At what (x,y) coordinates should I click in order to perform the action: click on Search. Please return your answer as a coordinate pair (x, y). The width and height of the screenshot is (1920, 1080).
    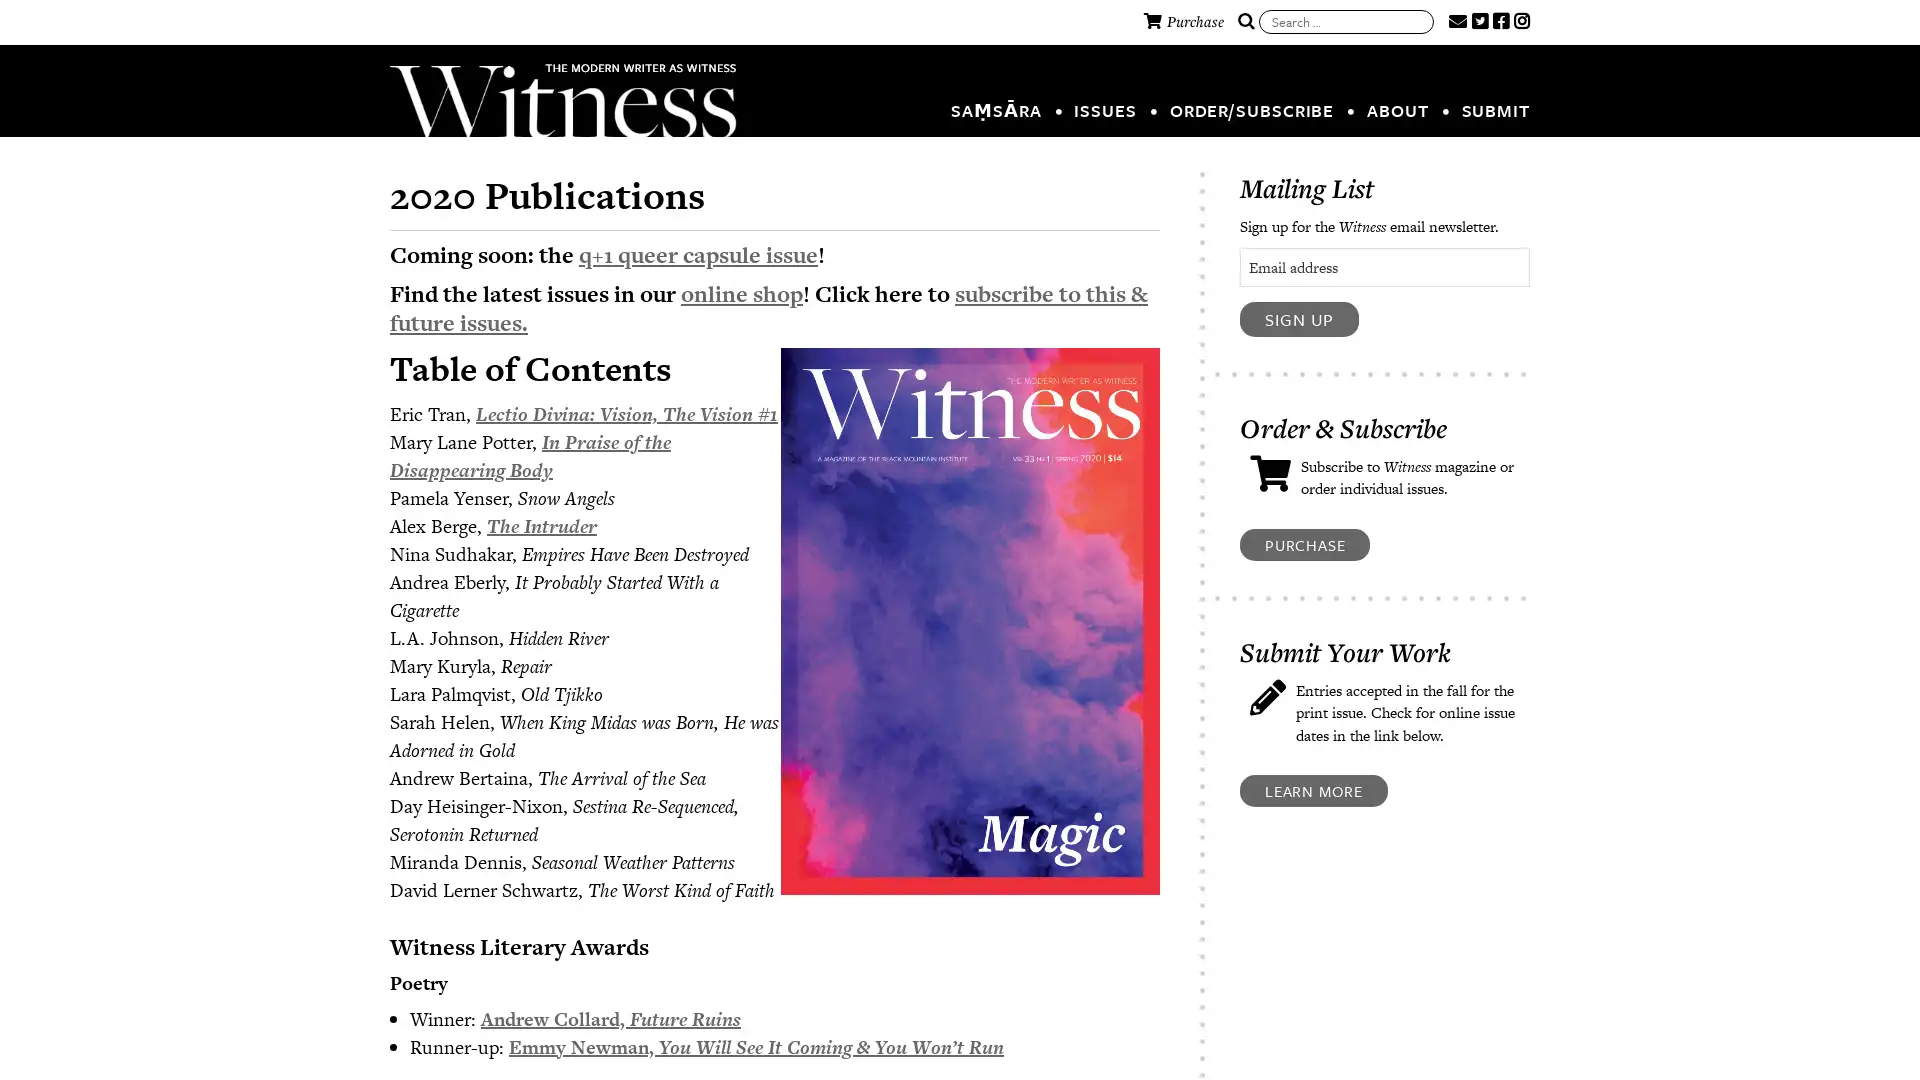
    Looking at the image, I should click on (1245, 22).